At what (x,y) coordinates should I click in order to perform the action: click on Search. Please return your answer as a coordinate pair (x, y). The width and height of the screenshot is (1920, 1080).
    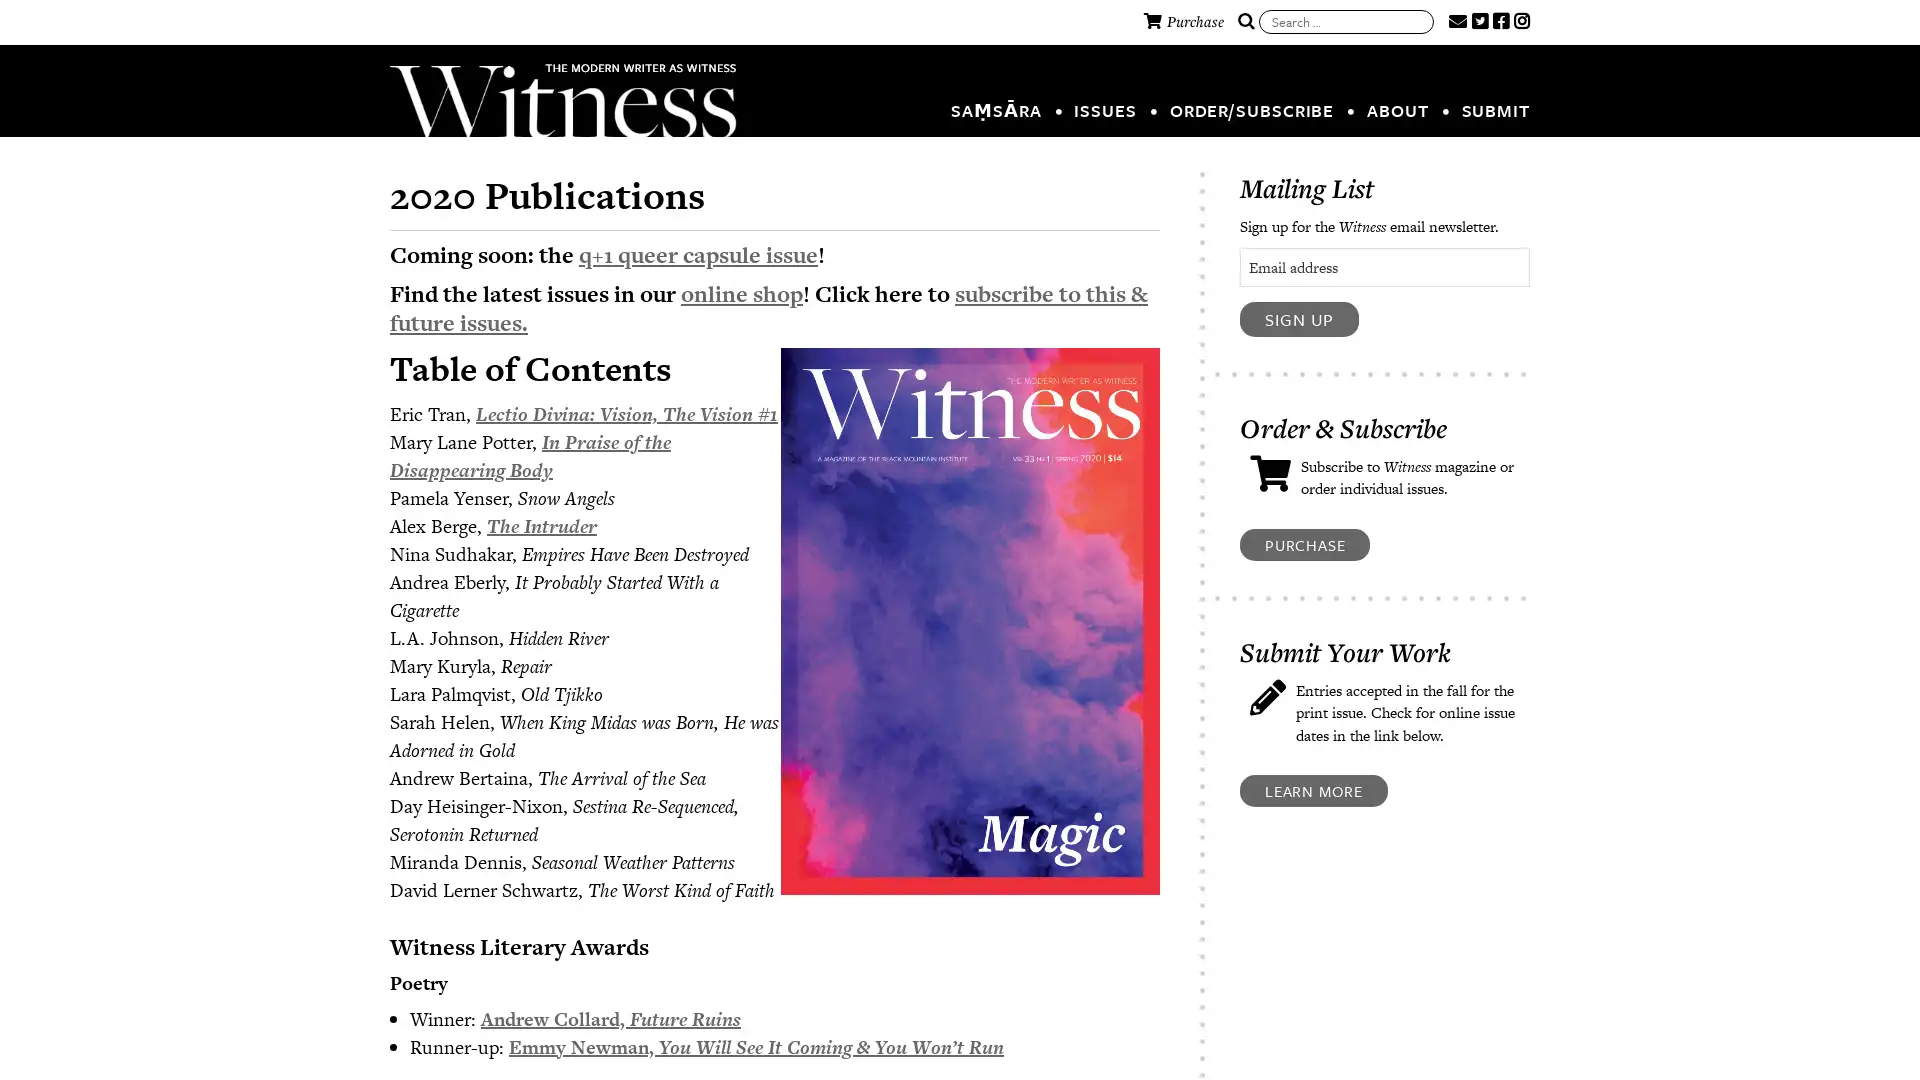
    Looking at the image, I should click on (1245, 22).